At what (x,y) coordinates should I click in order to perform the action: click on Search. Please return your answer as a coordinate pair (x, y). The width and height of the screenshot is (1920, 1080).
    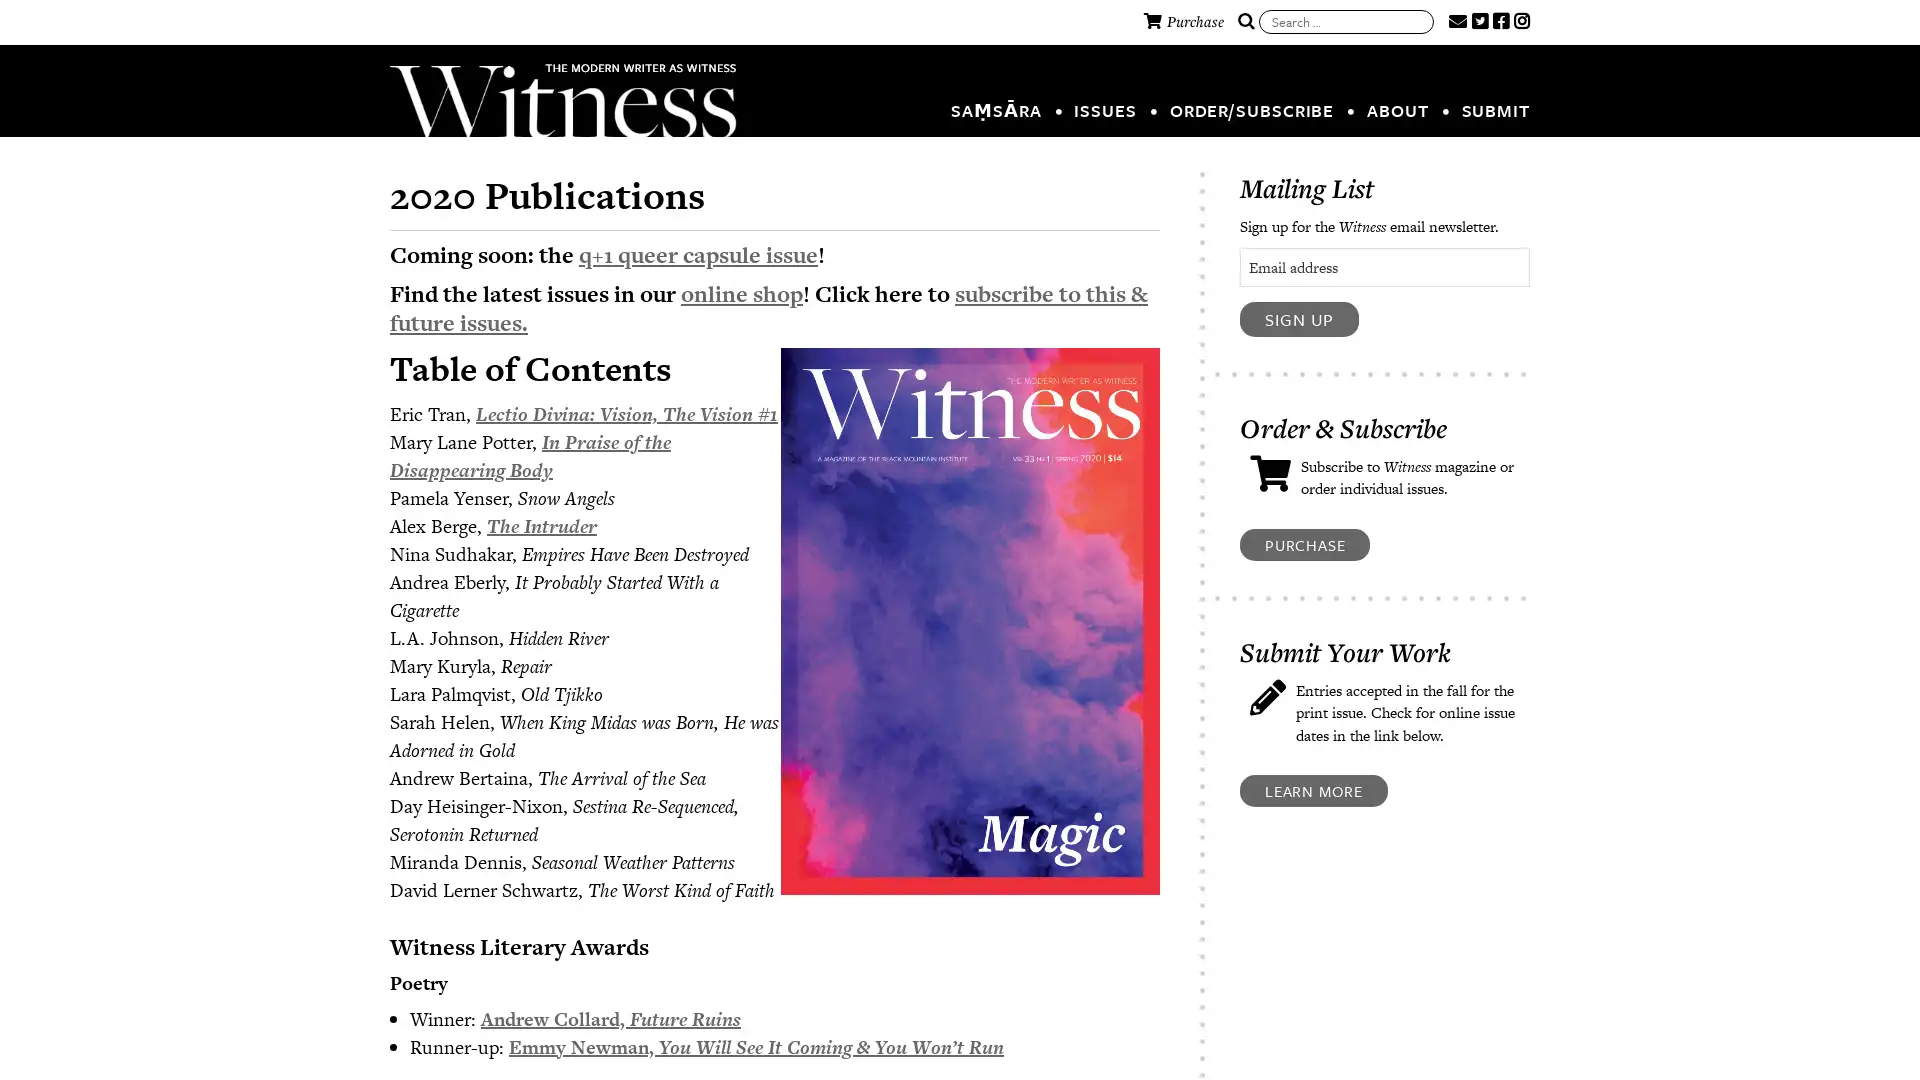
    Looking at the image, I should click on (1245, 22).